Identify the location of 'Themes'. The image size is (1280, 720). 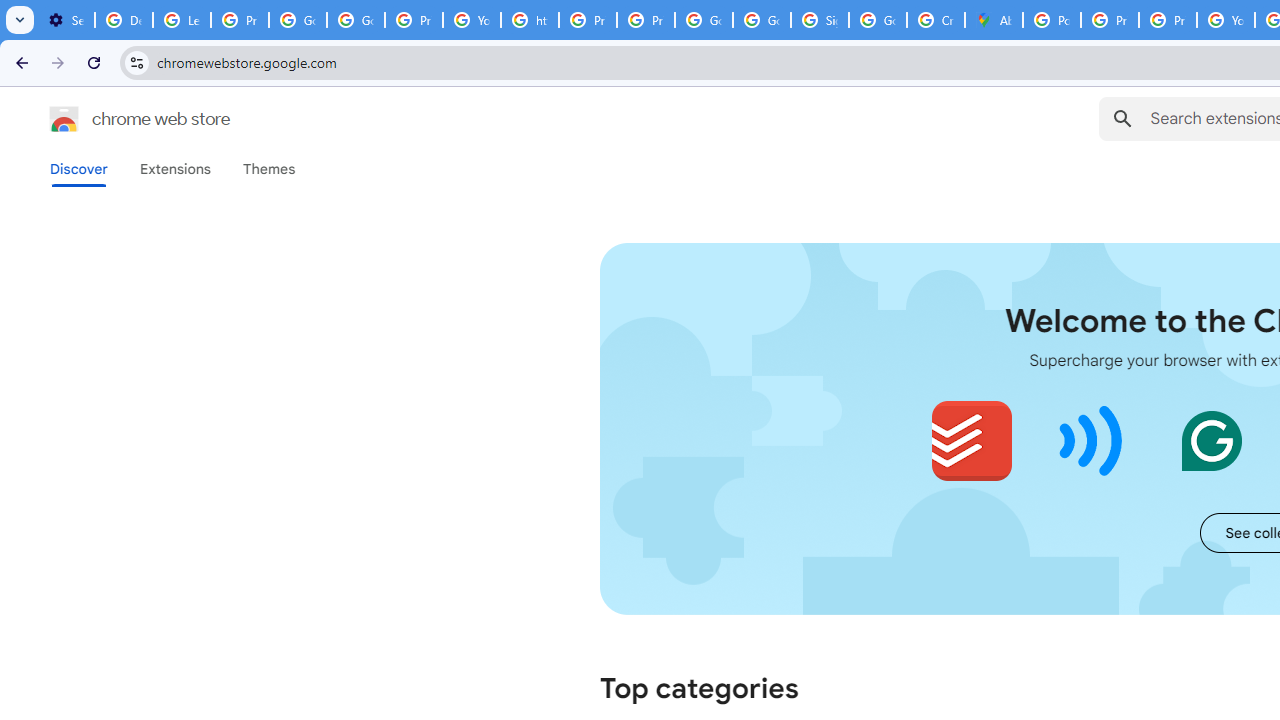
(268, 168).